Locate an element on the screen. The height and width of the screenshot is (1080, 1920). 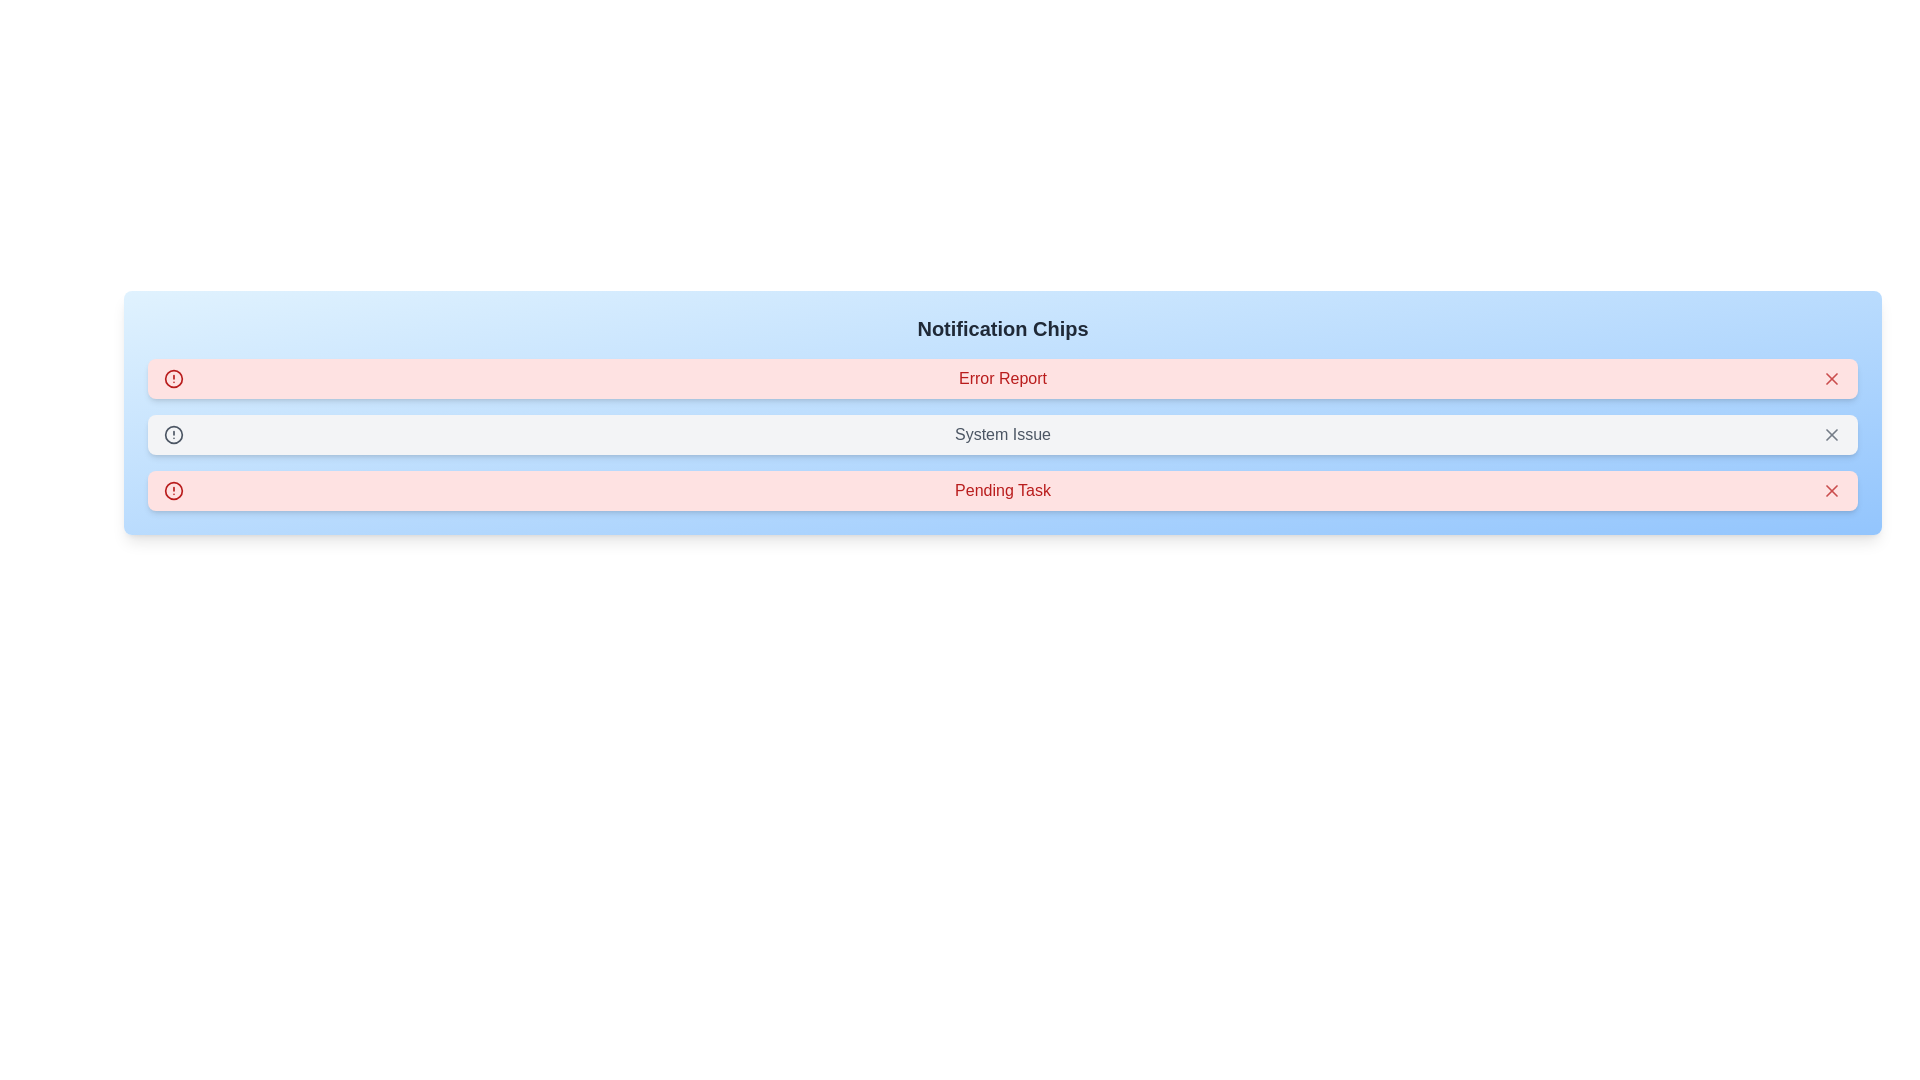
the close button of the chip labeled Pending Task is located at coordinates (1832, 490).